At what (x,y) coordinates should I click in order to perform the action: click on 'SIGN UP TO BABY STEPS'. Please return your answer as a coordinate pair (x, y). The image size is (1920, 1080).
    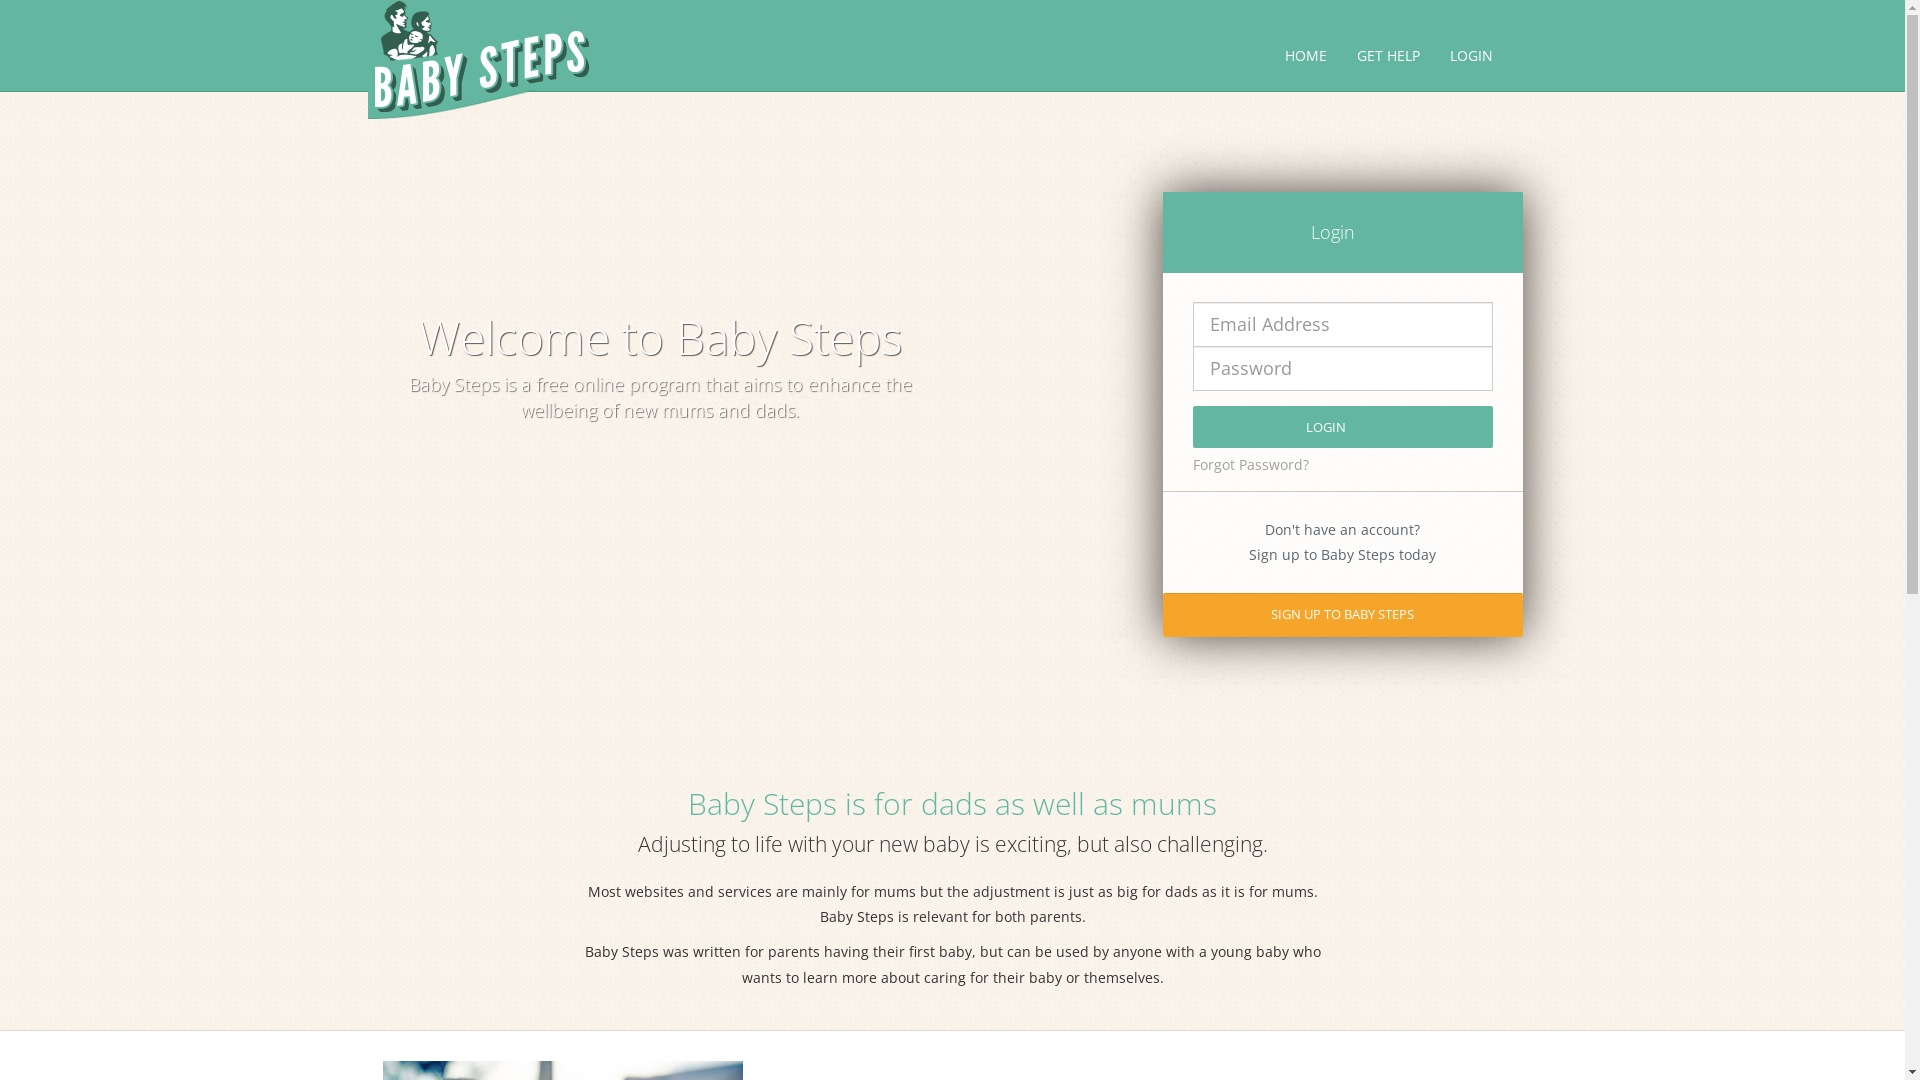
    Looking at the image, I should click on (1342, 613).